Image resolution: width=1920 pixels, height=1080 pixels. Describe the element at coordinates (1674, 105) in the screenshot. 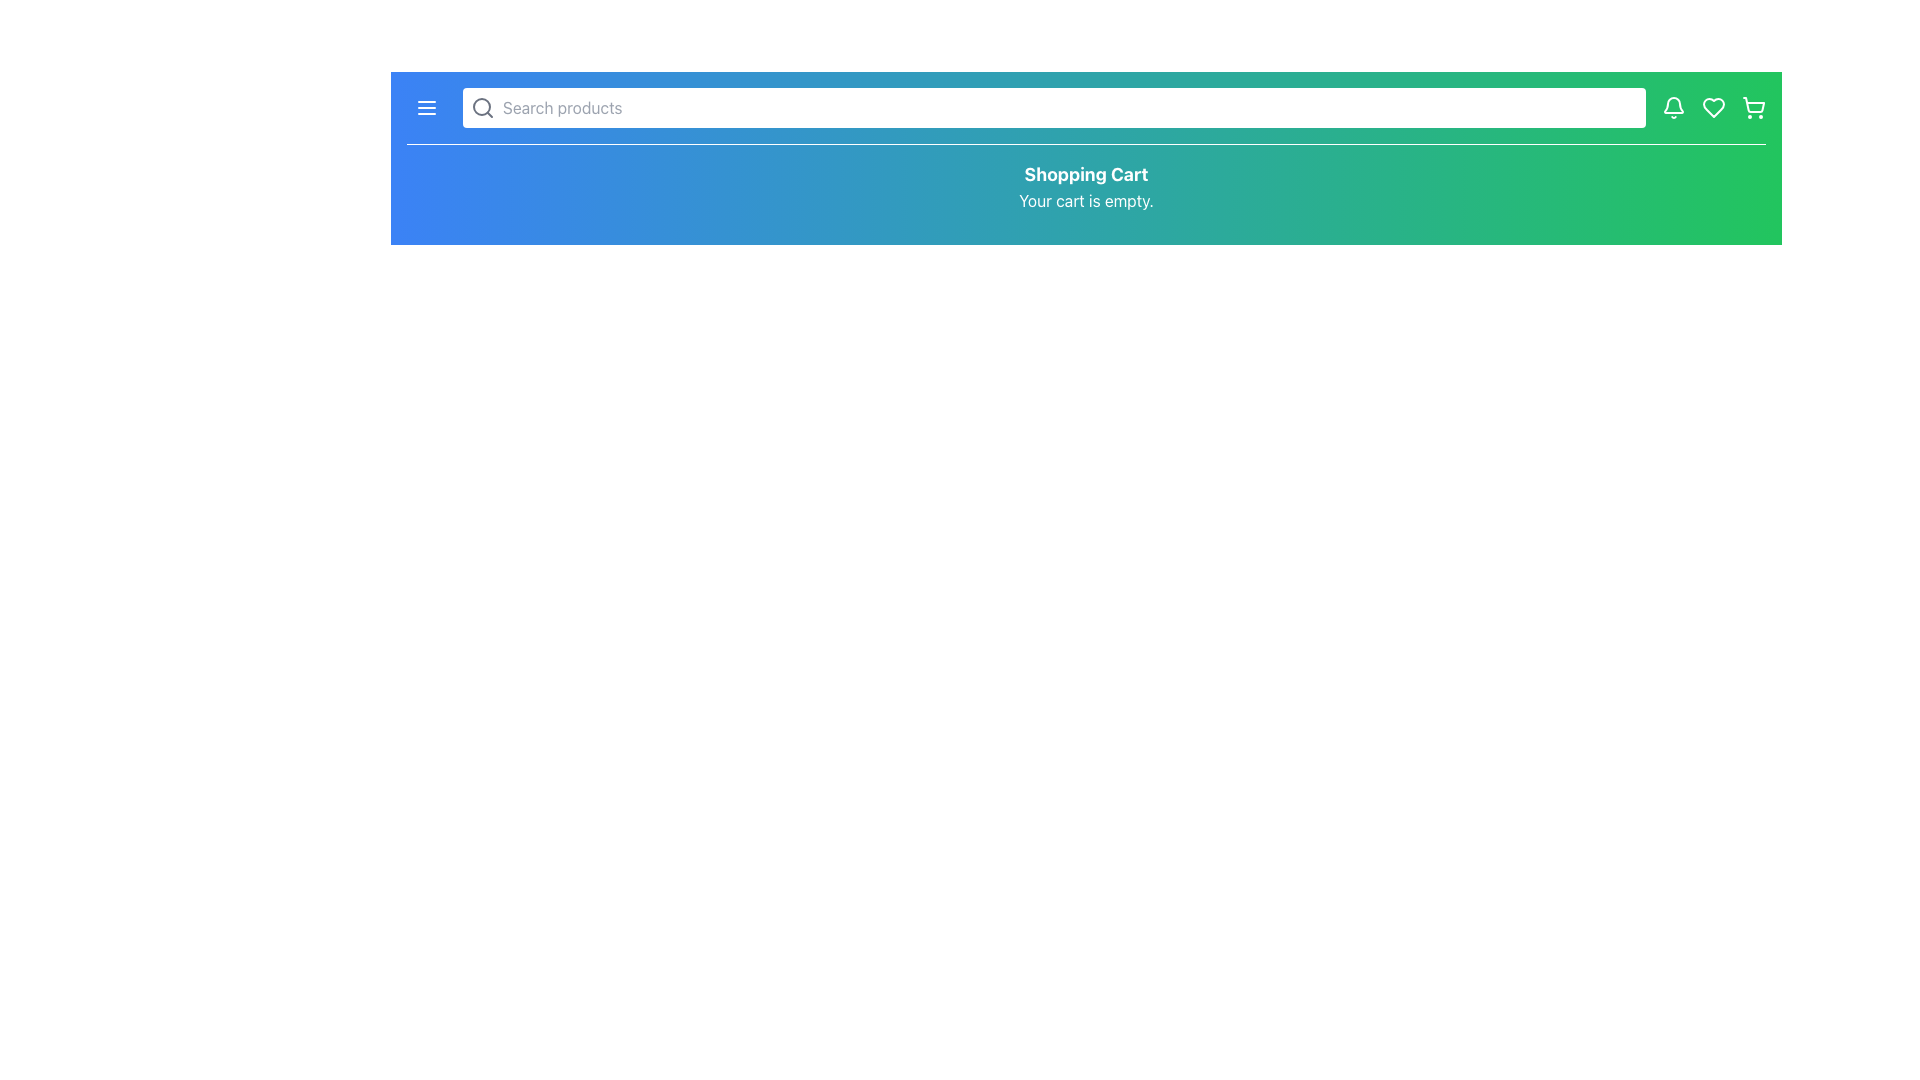

I see `the notification icon located in the top-right corner of the navigation bar, which is part of a grouped set of icons including a heart and a shopping cart` at that location.